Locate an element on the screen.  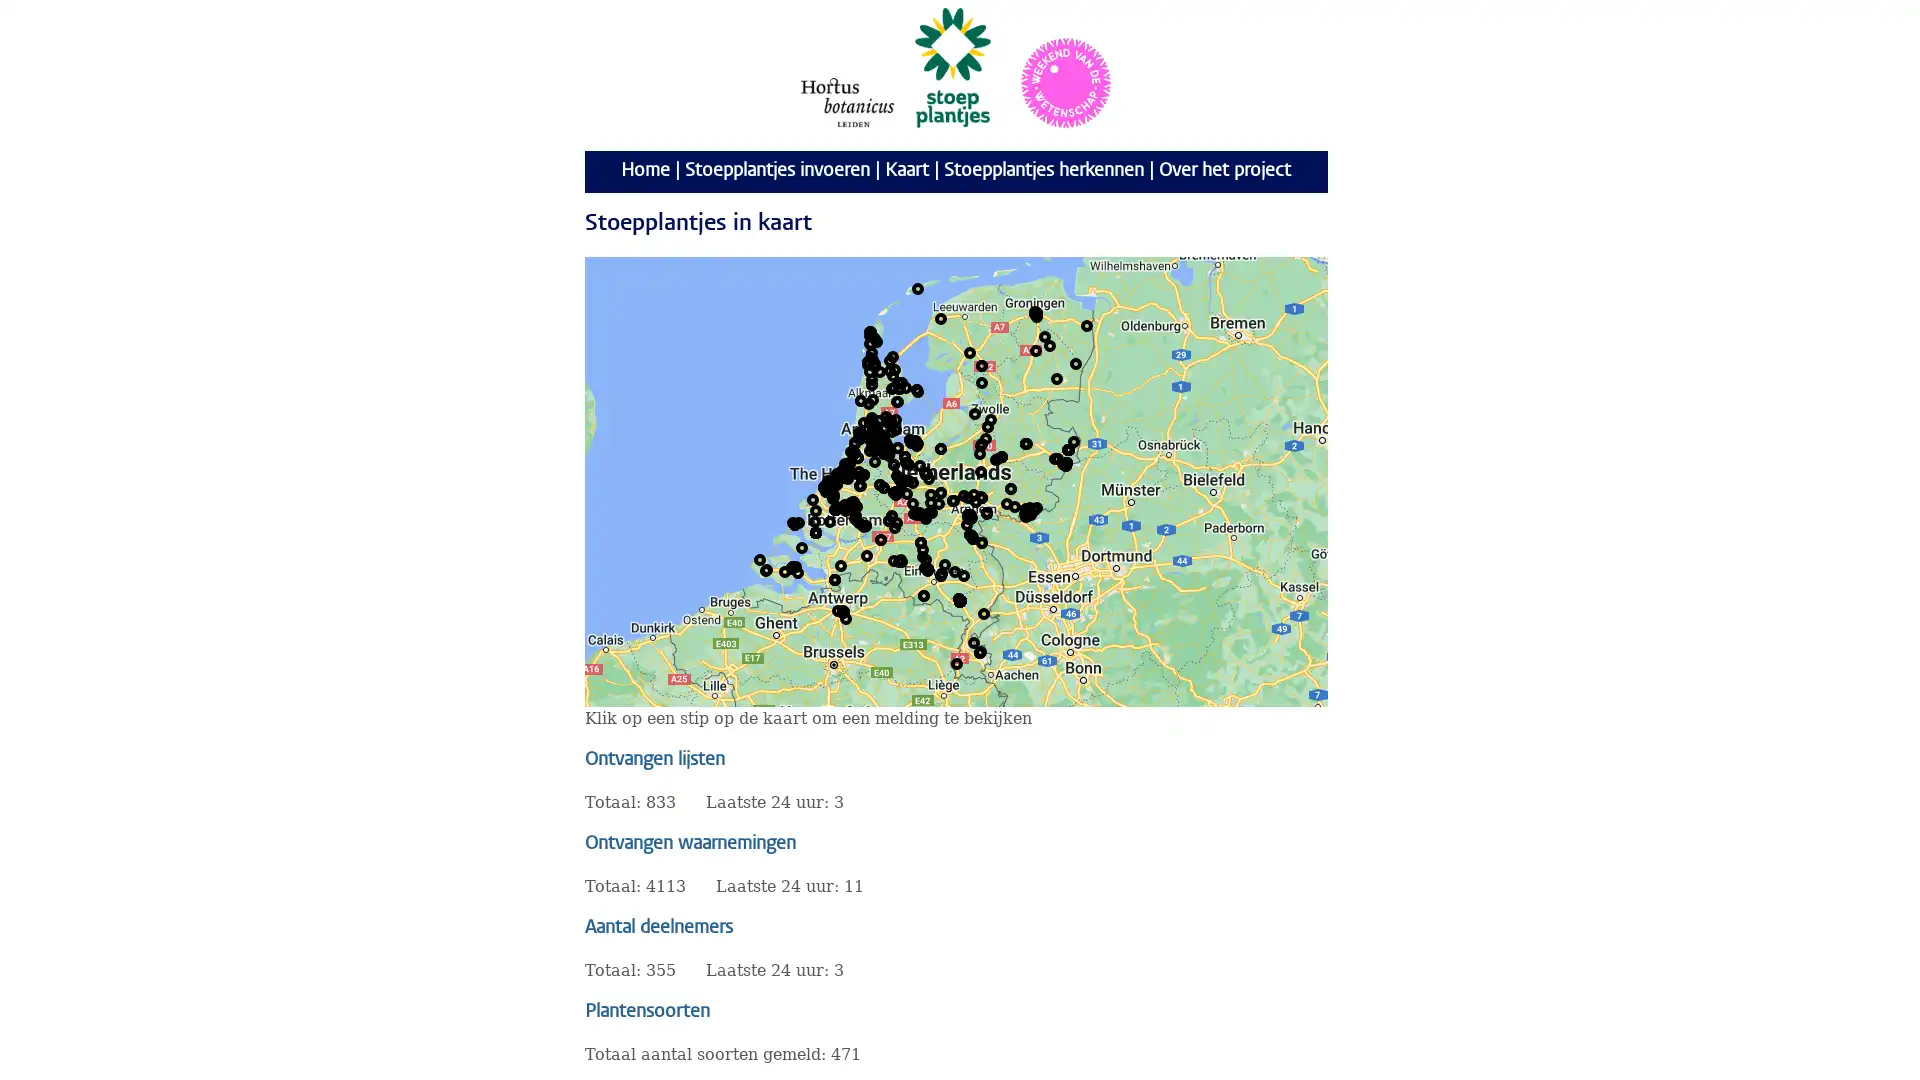
Telling van op 05 februari 2022 is located at coordinates (838, 608).